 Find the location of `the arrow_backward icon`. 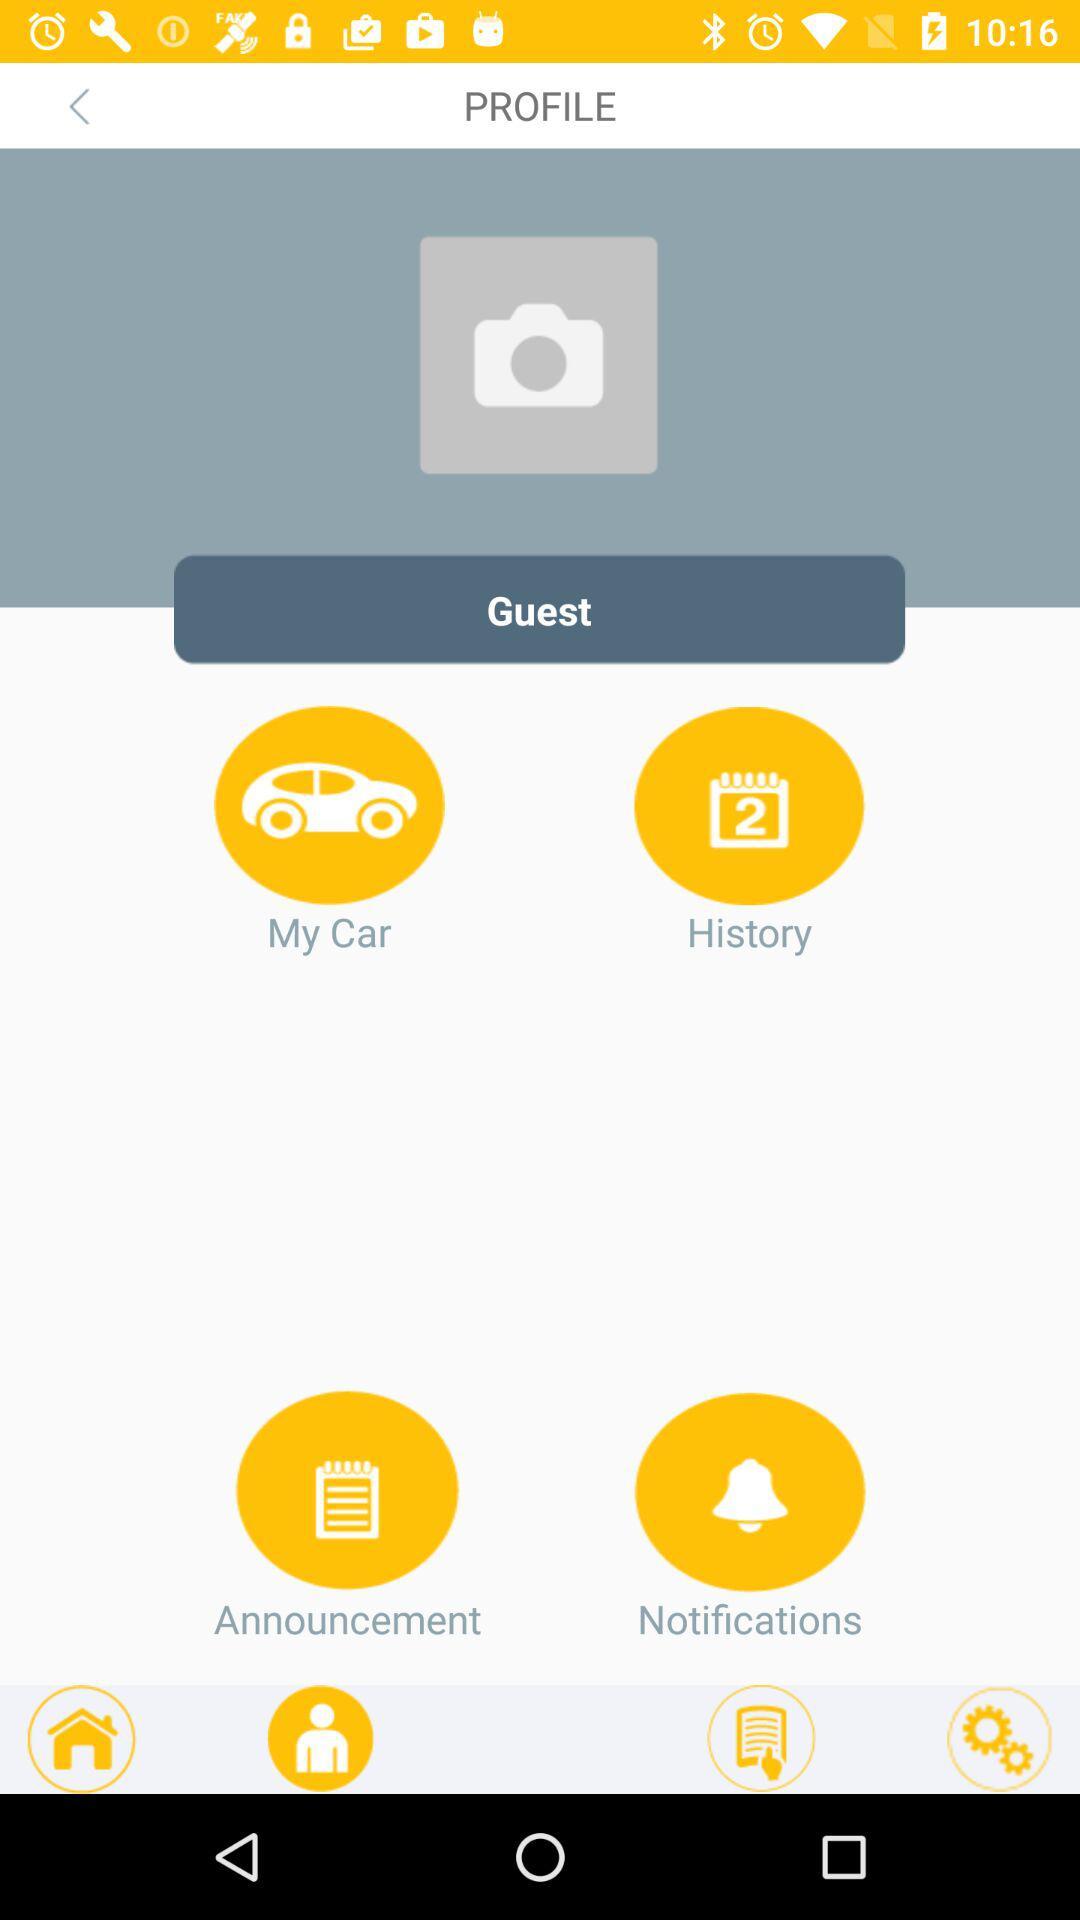

the arrow_backward icon is located at coordinates (77, 104).